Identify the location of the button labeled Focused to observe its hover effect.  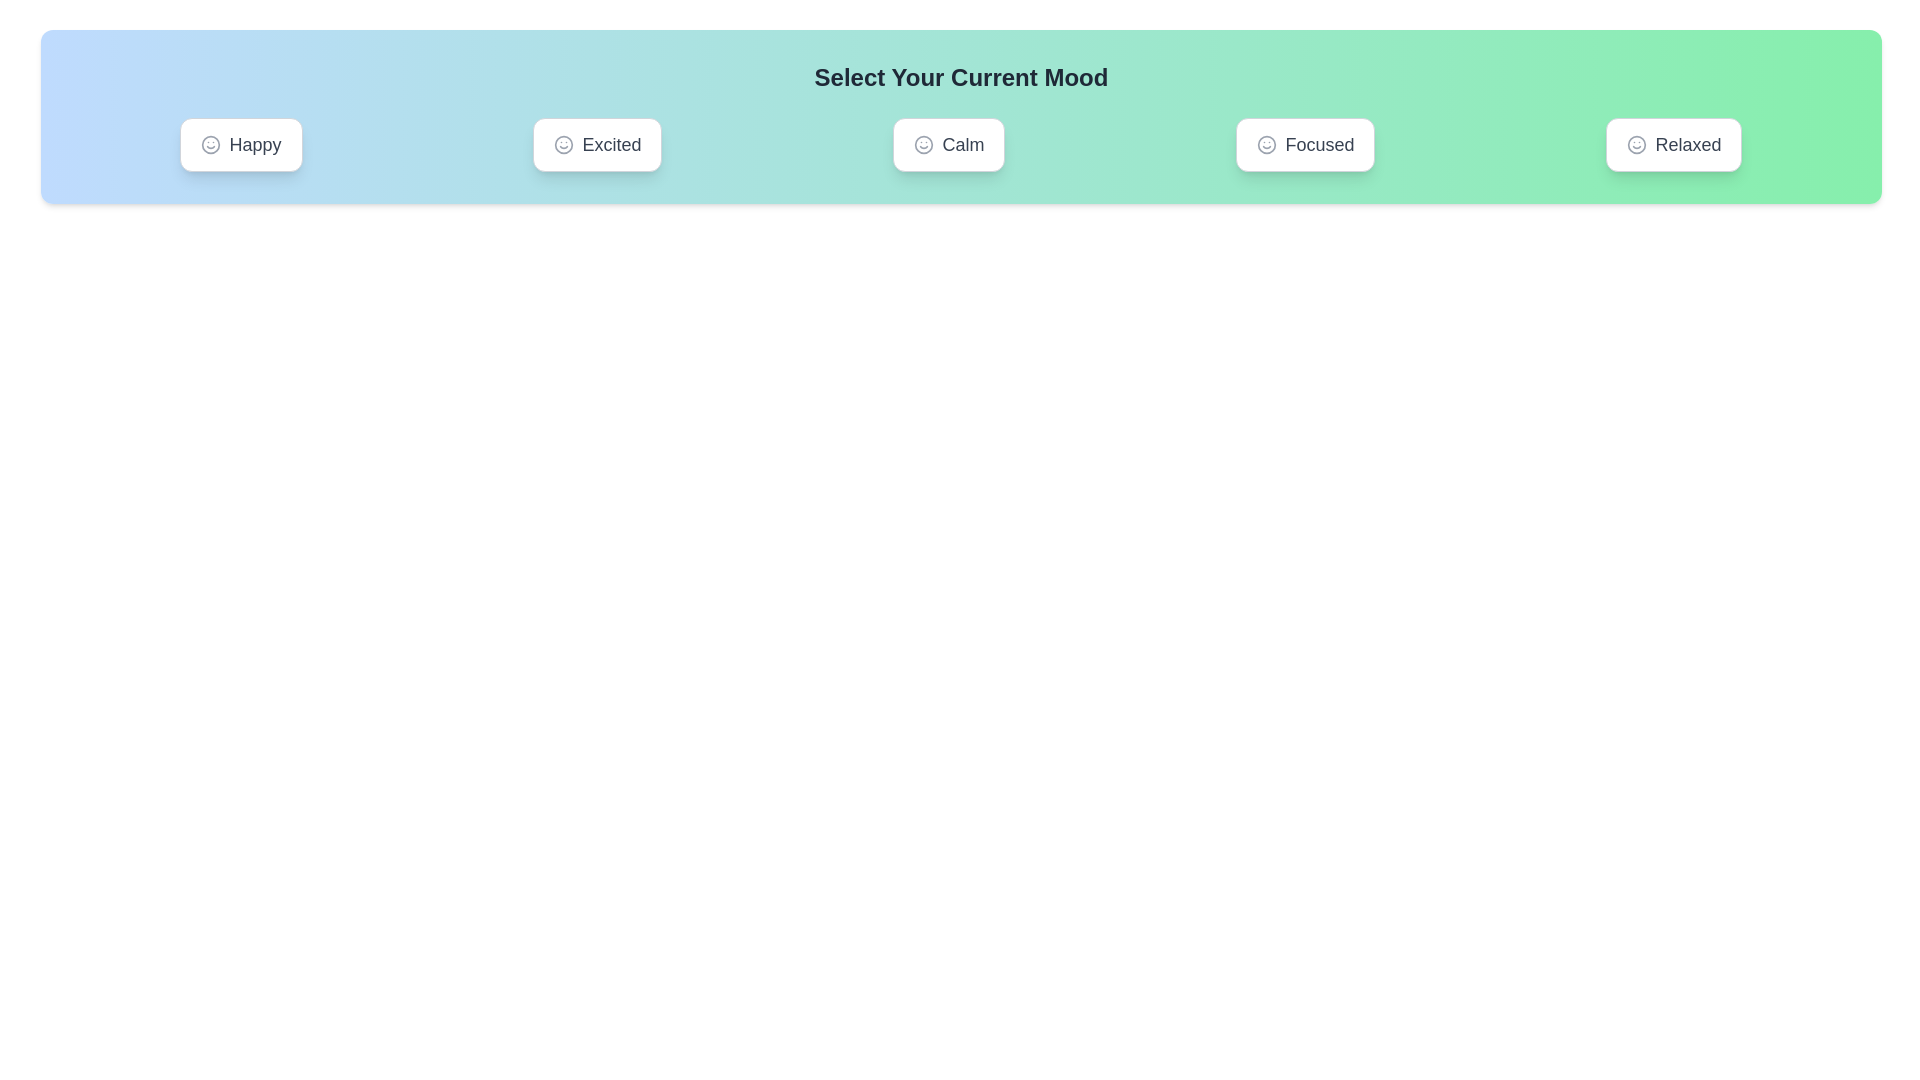
(1305, 144).